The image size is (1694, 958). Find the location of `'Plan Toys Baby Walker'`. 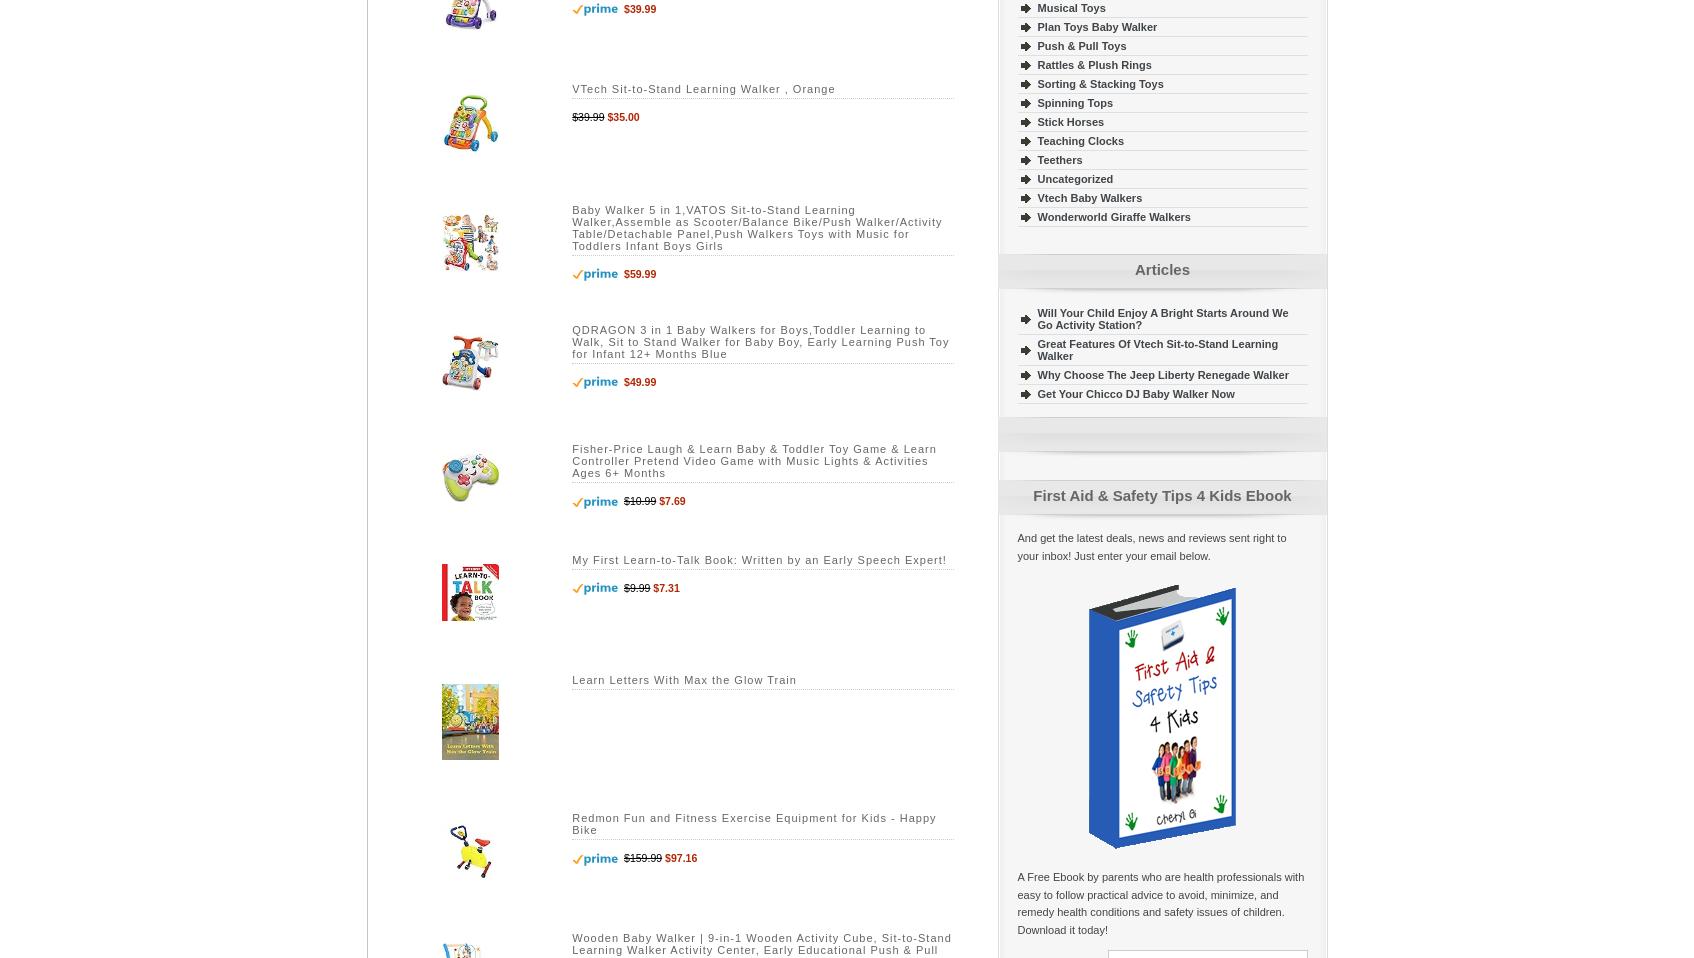

'Plan Toys Baby Walker' is located at coordinates (1037, 26).